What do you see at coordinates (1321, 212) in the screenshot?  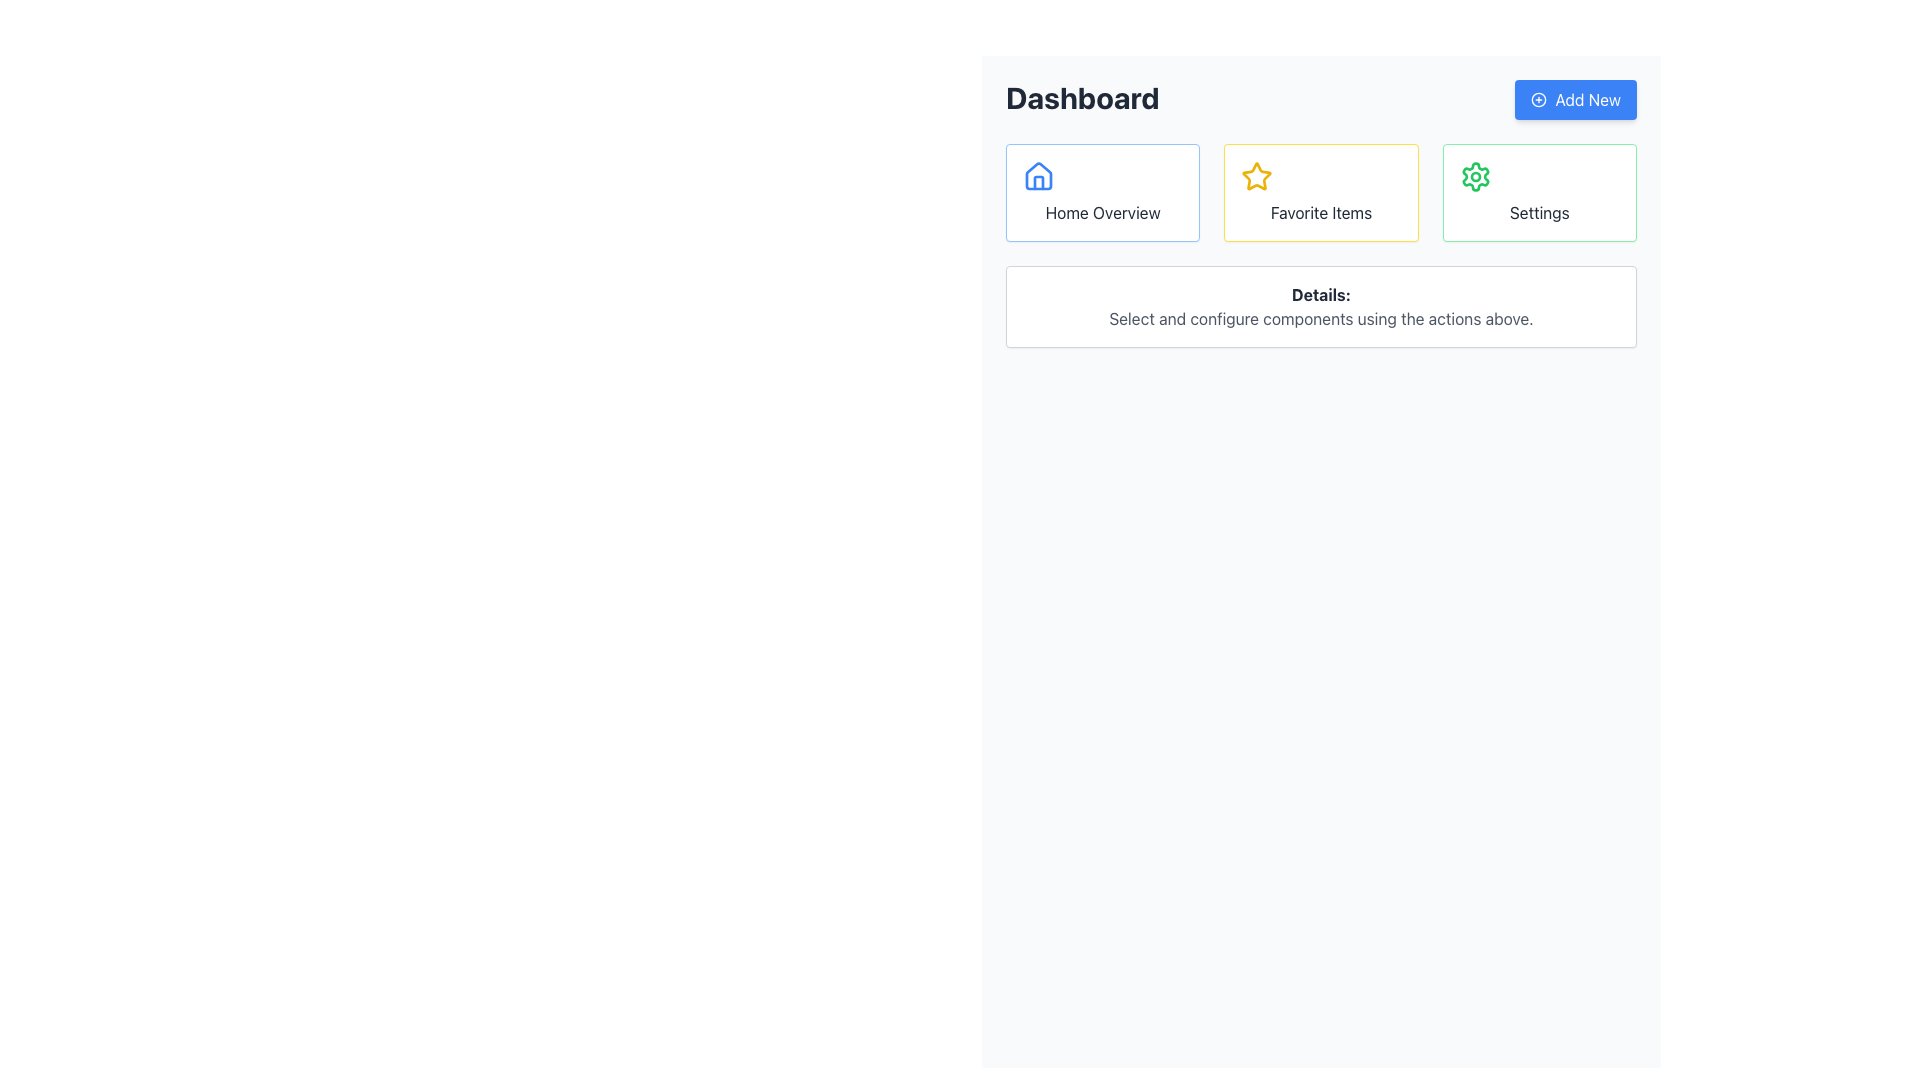 I see `'Favorite Items' text label located at the bottom of the yellow-bordered box in the middle section of the dashboard interface` at bounding box center [1321, 212].